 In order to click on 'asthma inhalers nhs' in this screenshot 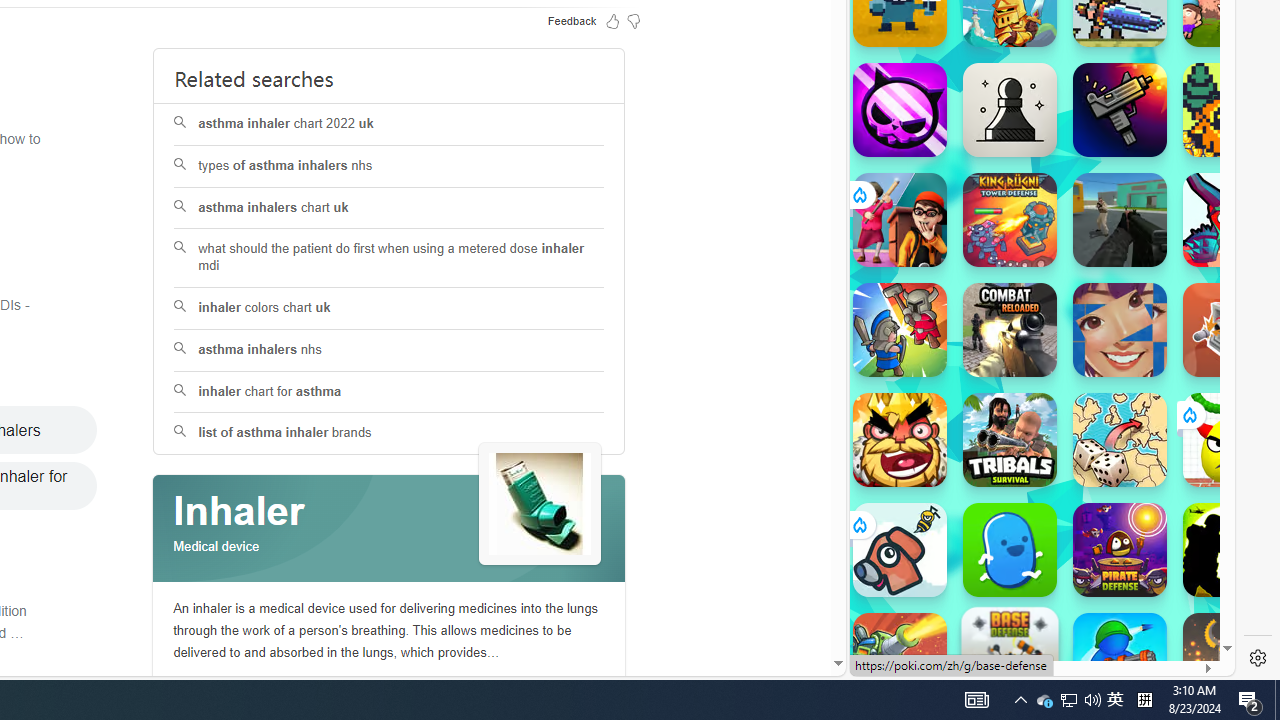, I will do `click(389, 349)`.